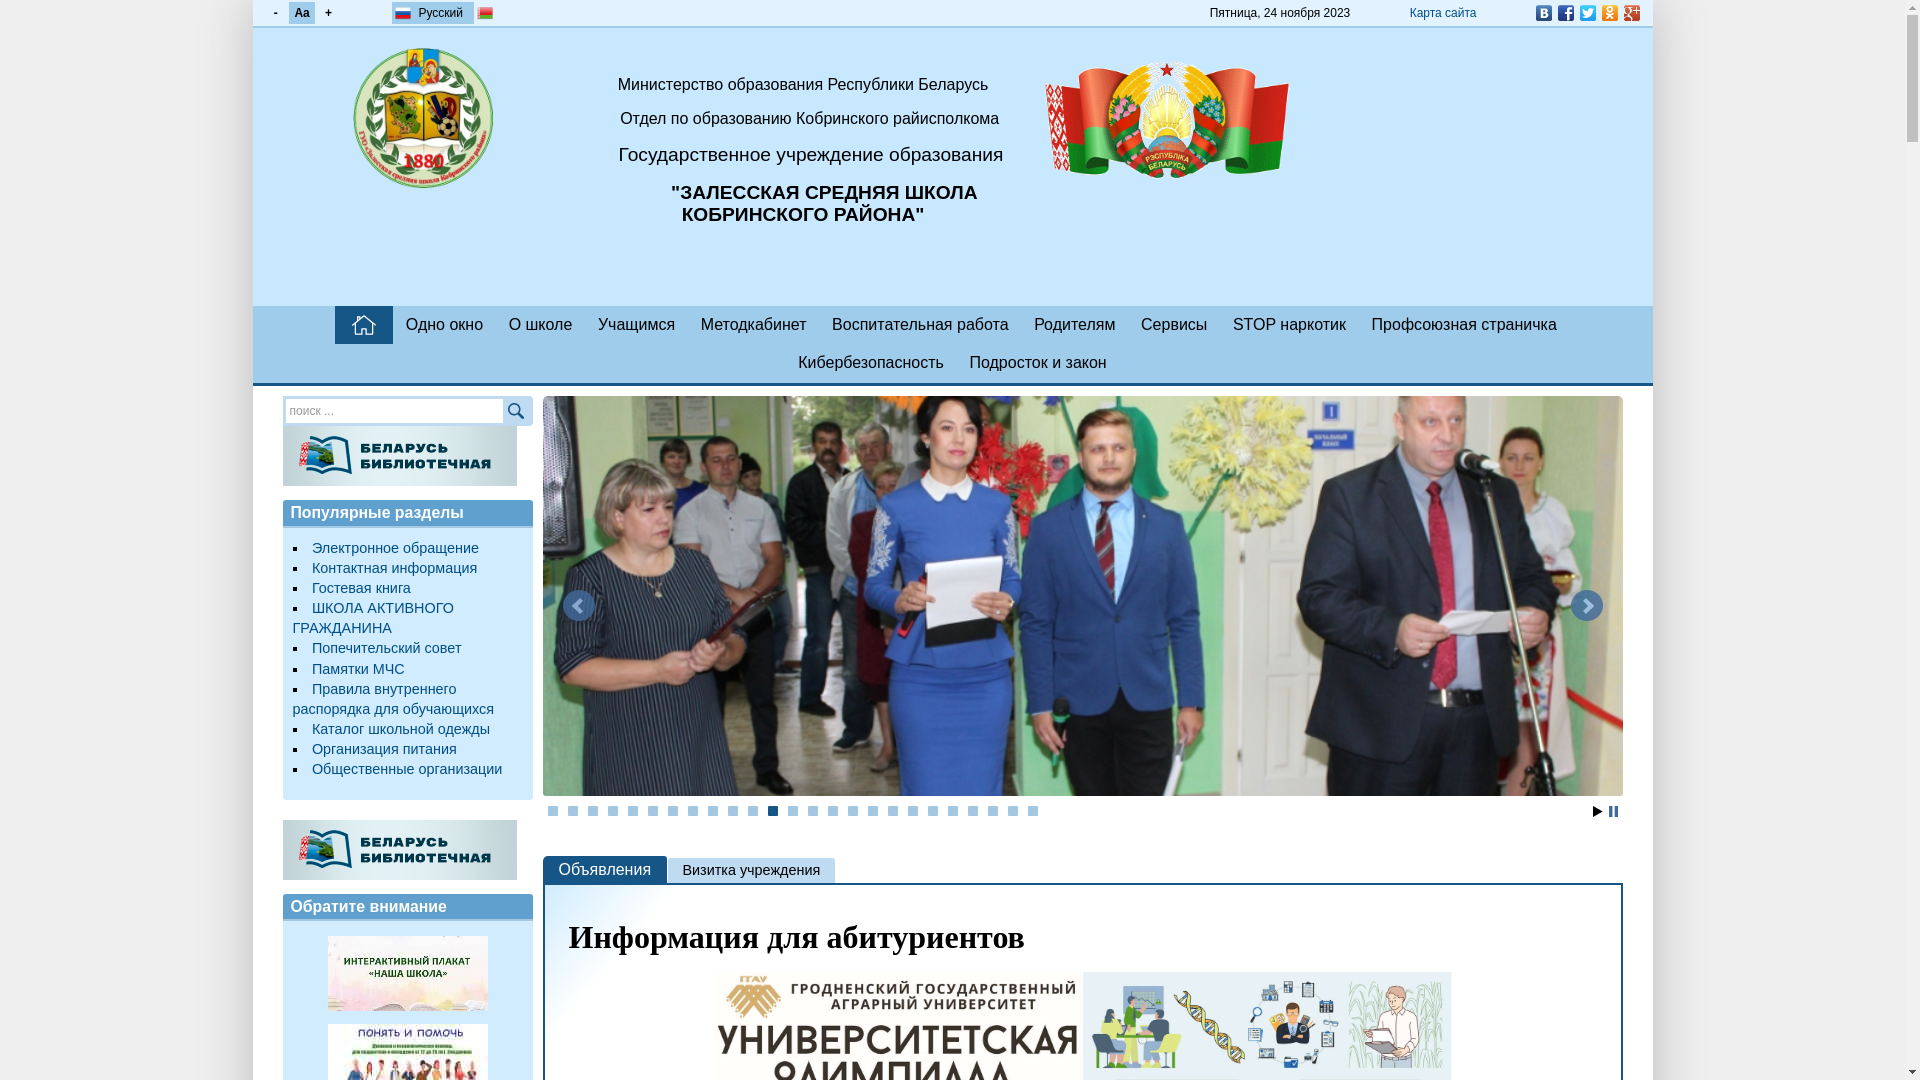  I want to click on '-', so click(273, 12).